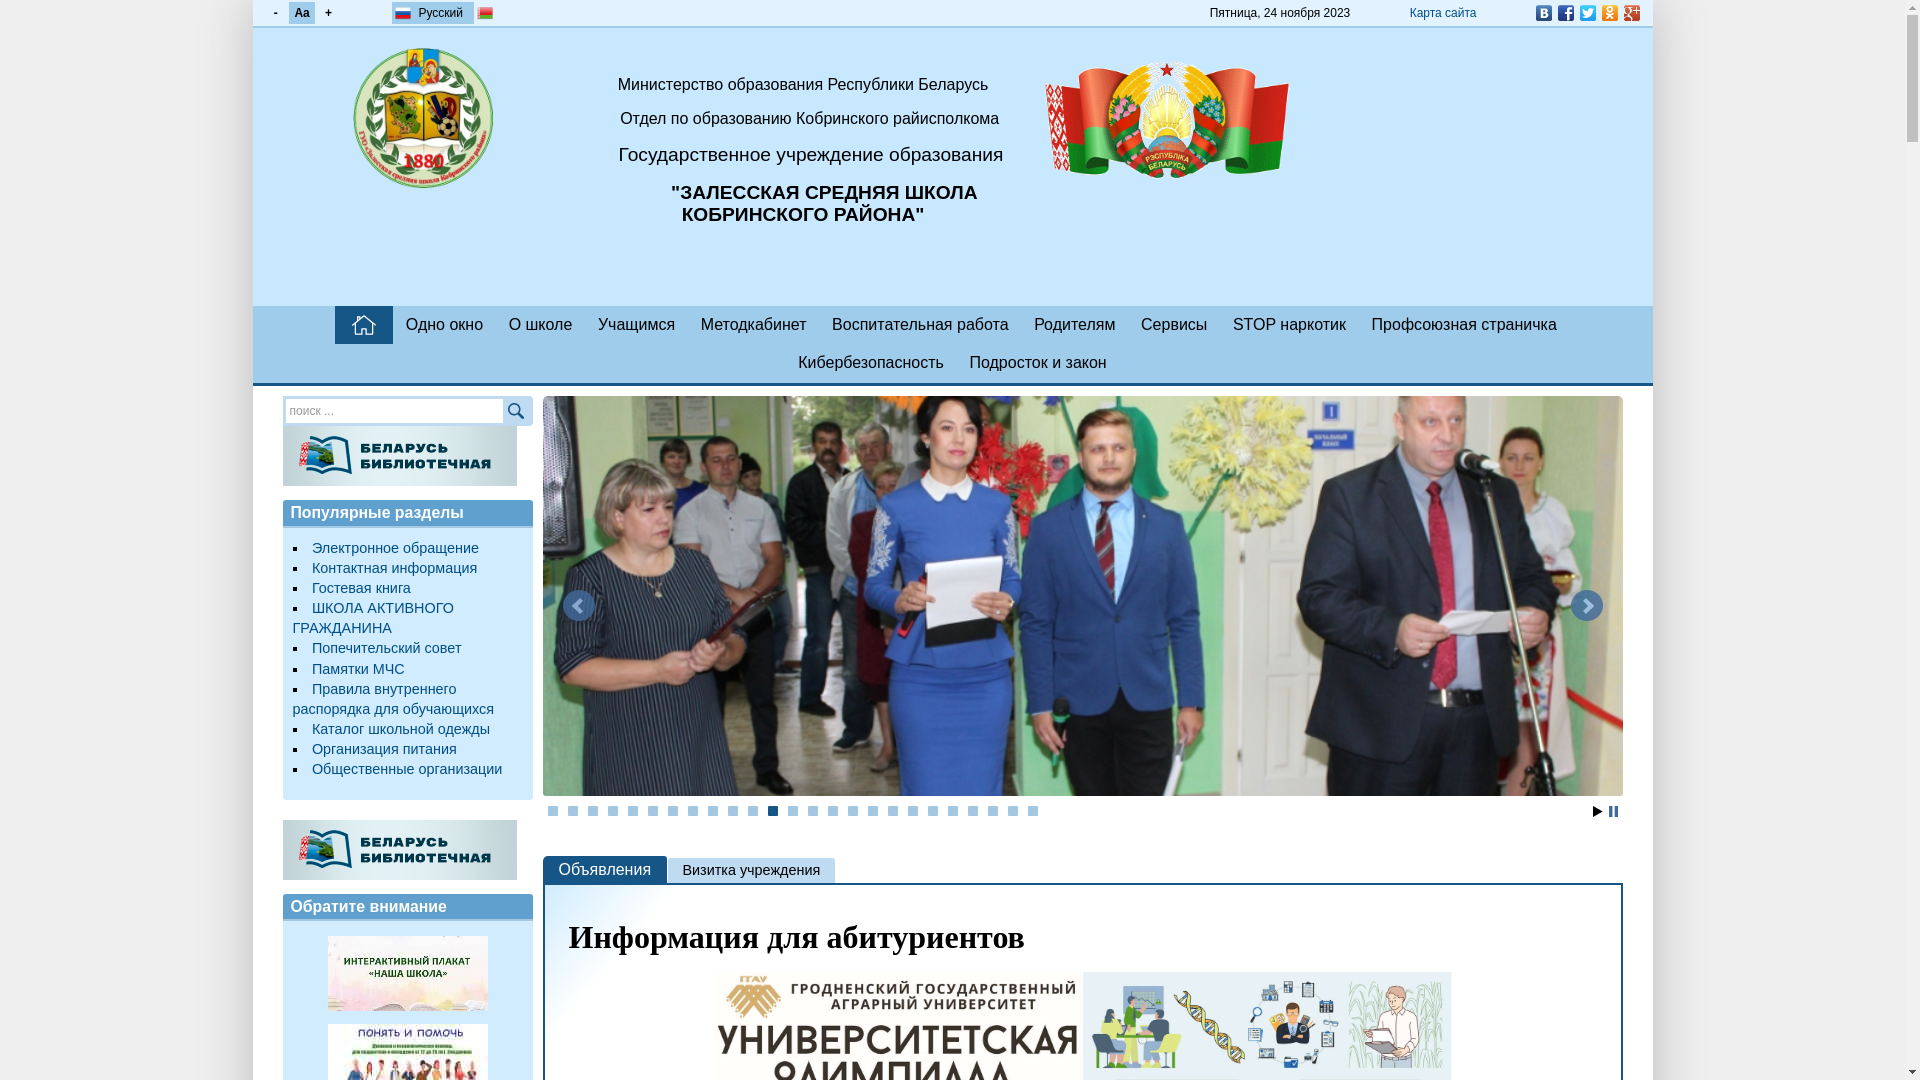  I want to click on '-', so click(273, 12).